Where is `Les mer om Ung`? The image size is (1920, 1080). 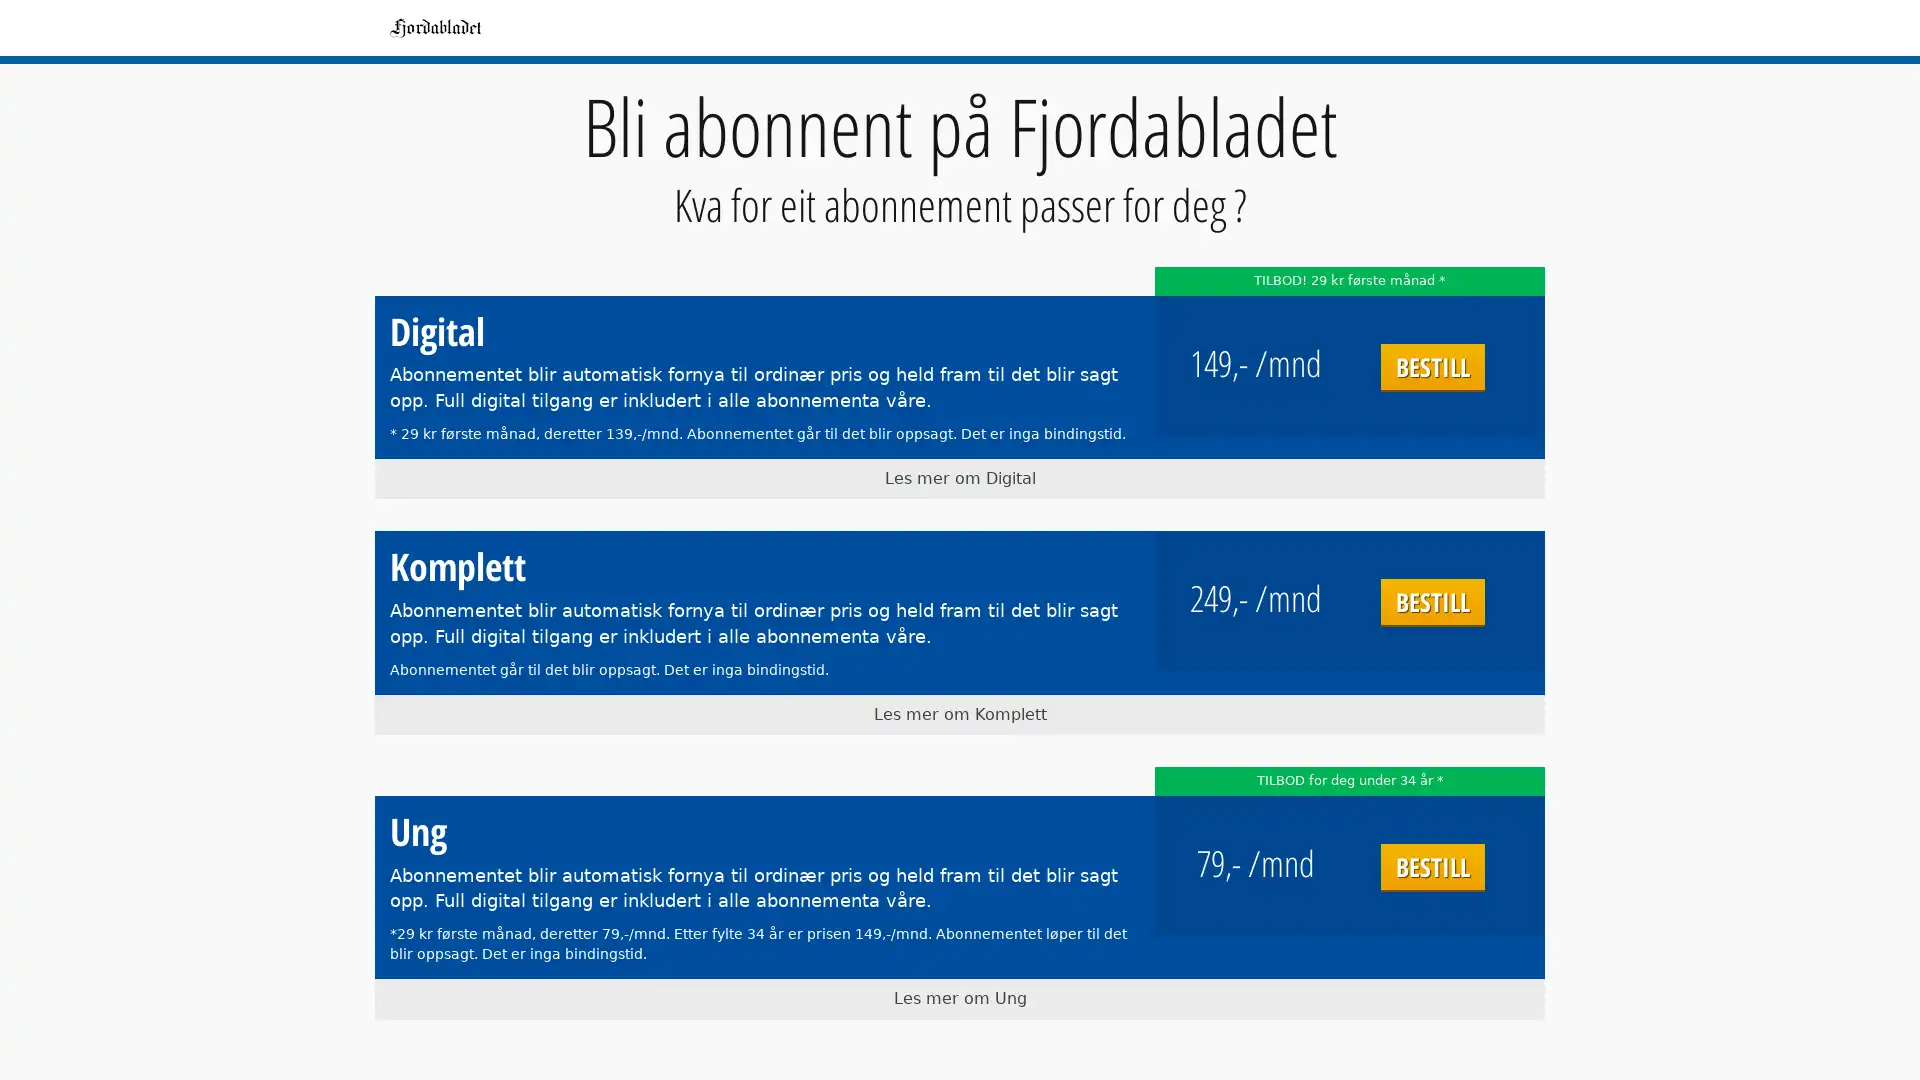 Les mer om Ung is located at coordinates (960, 999).